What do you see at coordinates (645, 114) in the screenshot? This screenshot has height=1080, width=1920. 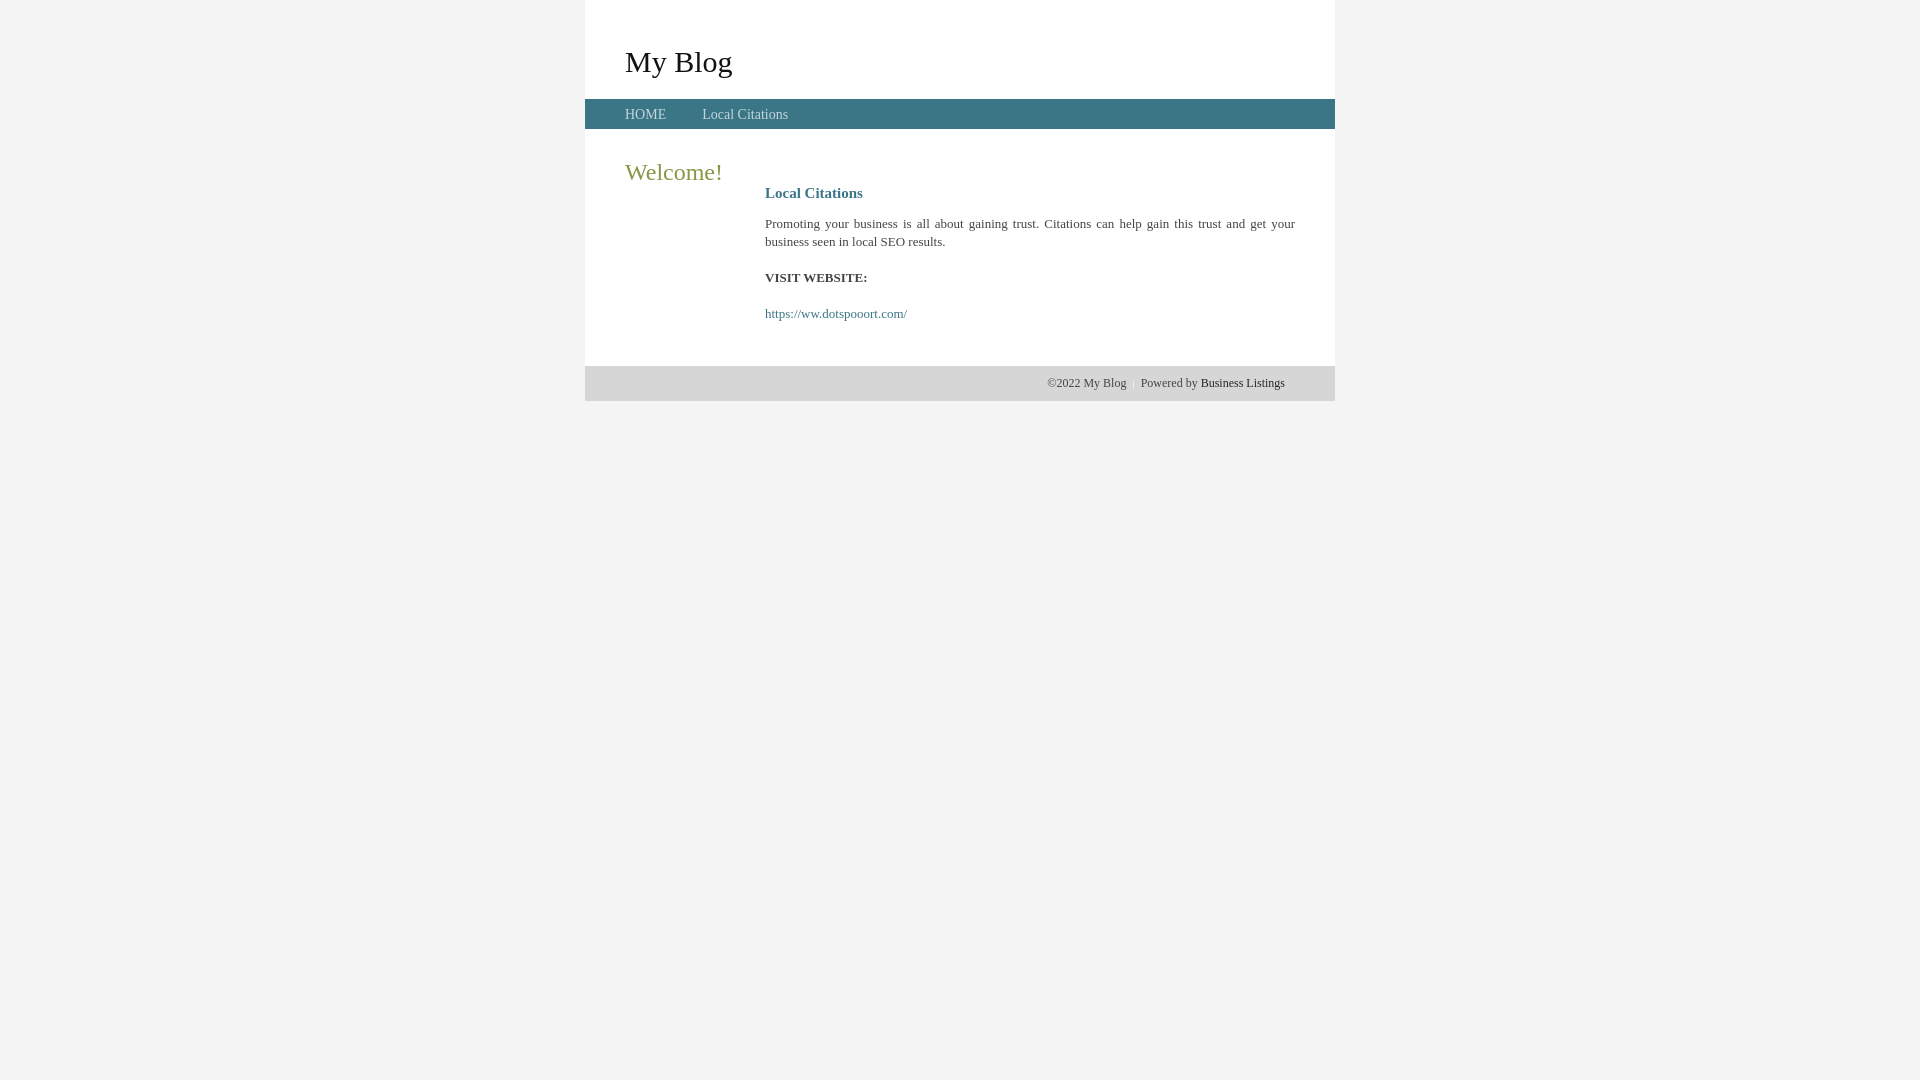 I see `'HOME'` at bounding box center [645, 114].